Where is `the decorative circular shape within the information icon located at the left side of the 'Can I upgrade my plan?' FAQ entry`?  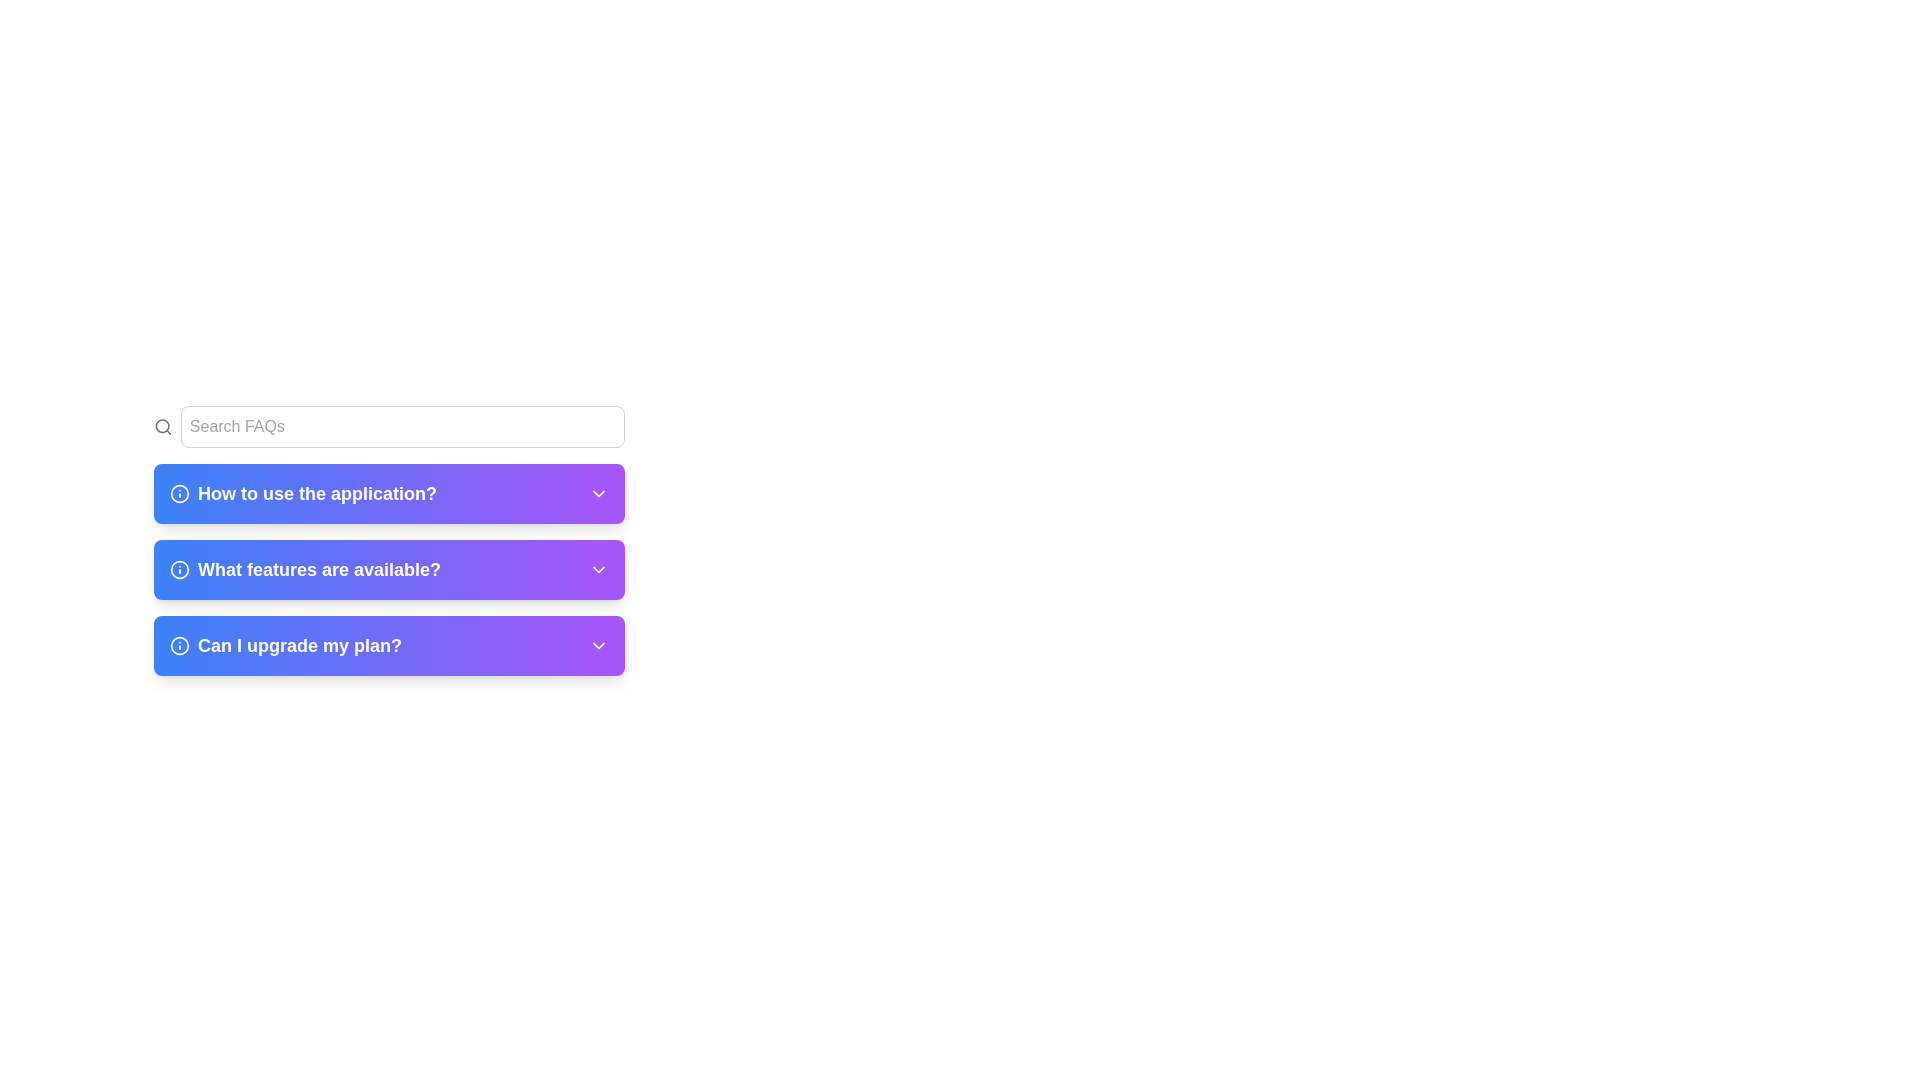
the decorative circular shape within the information icon located at the left side of the 'Can I upgrade my plan?' FAQ entry is located at coordinates (180, 645).